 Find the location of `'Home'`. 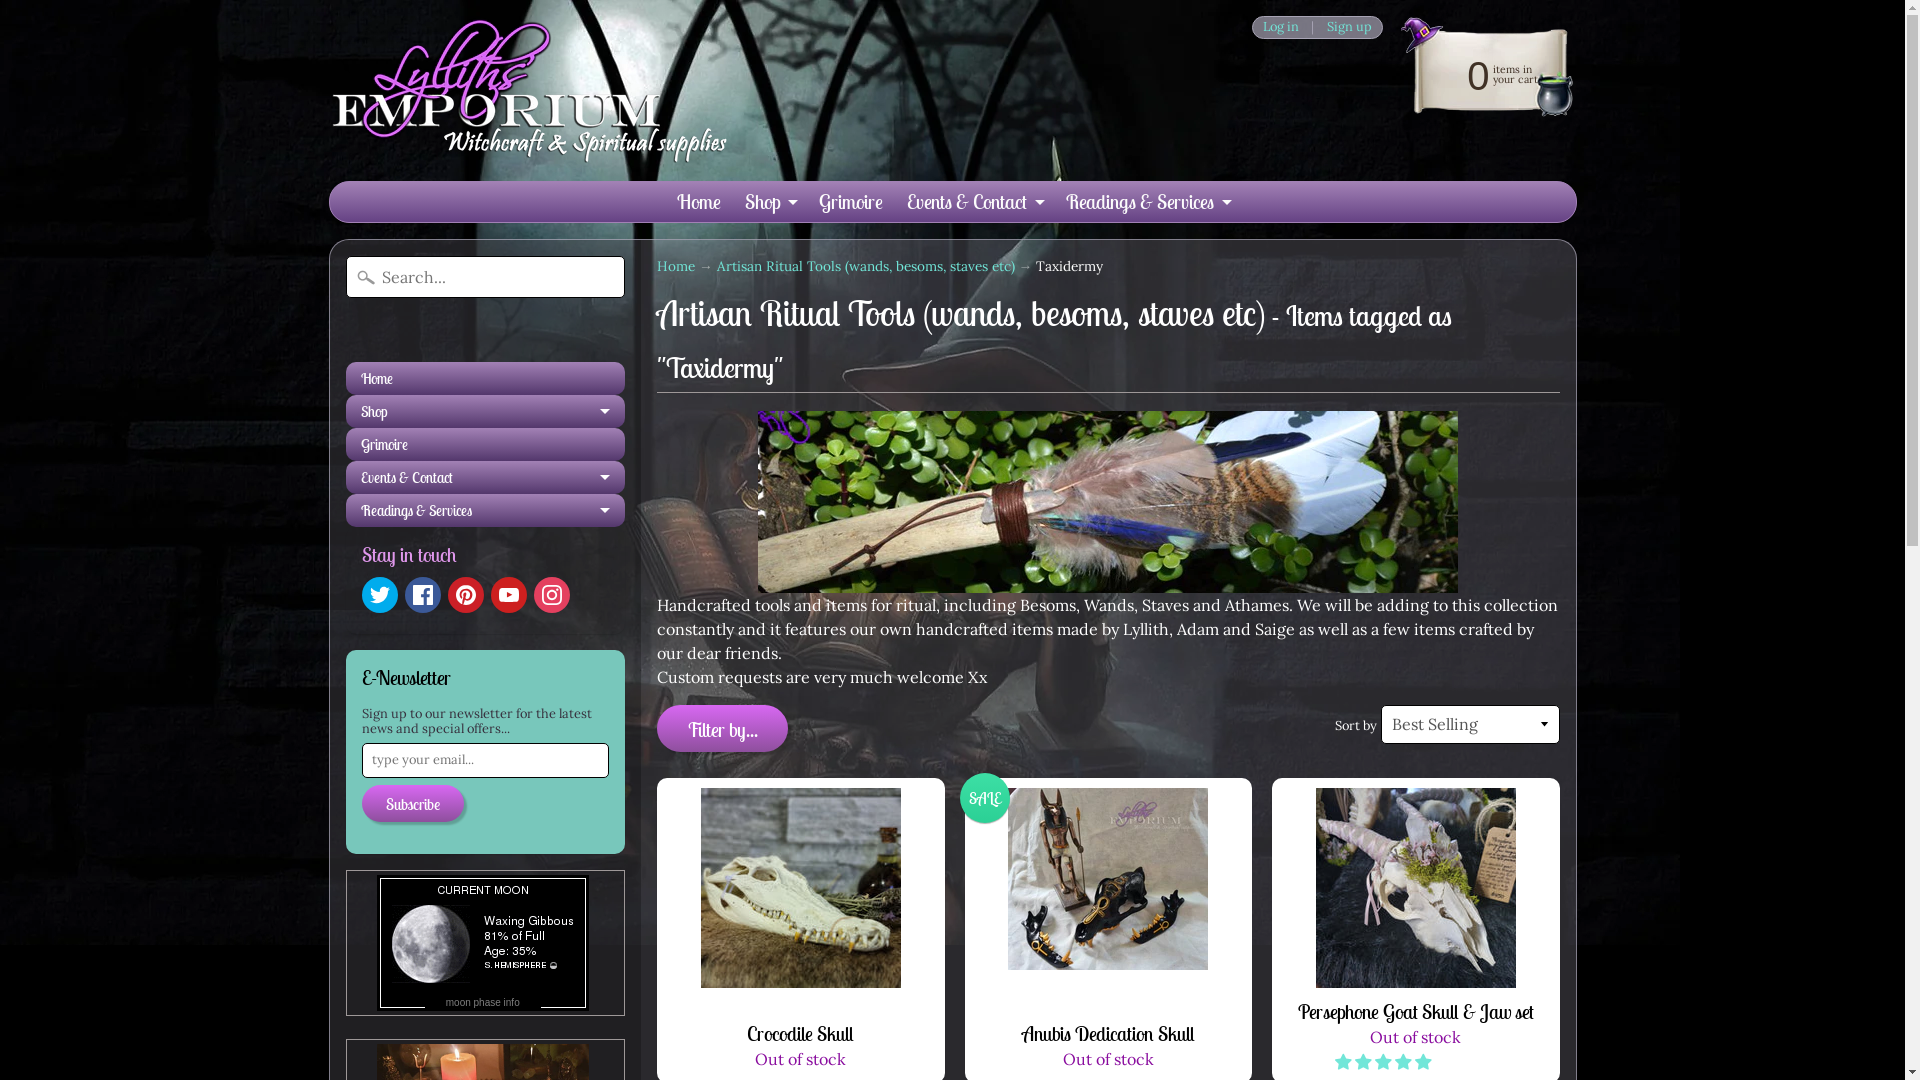

'Home' is located at coordinates (697, 201).